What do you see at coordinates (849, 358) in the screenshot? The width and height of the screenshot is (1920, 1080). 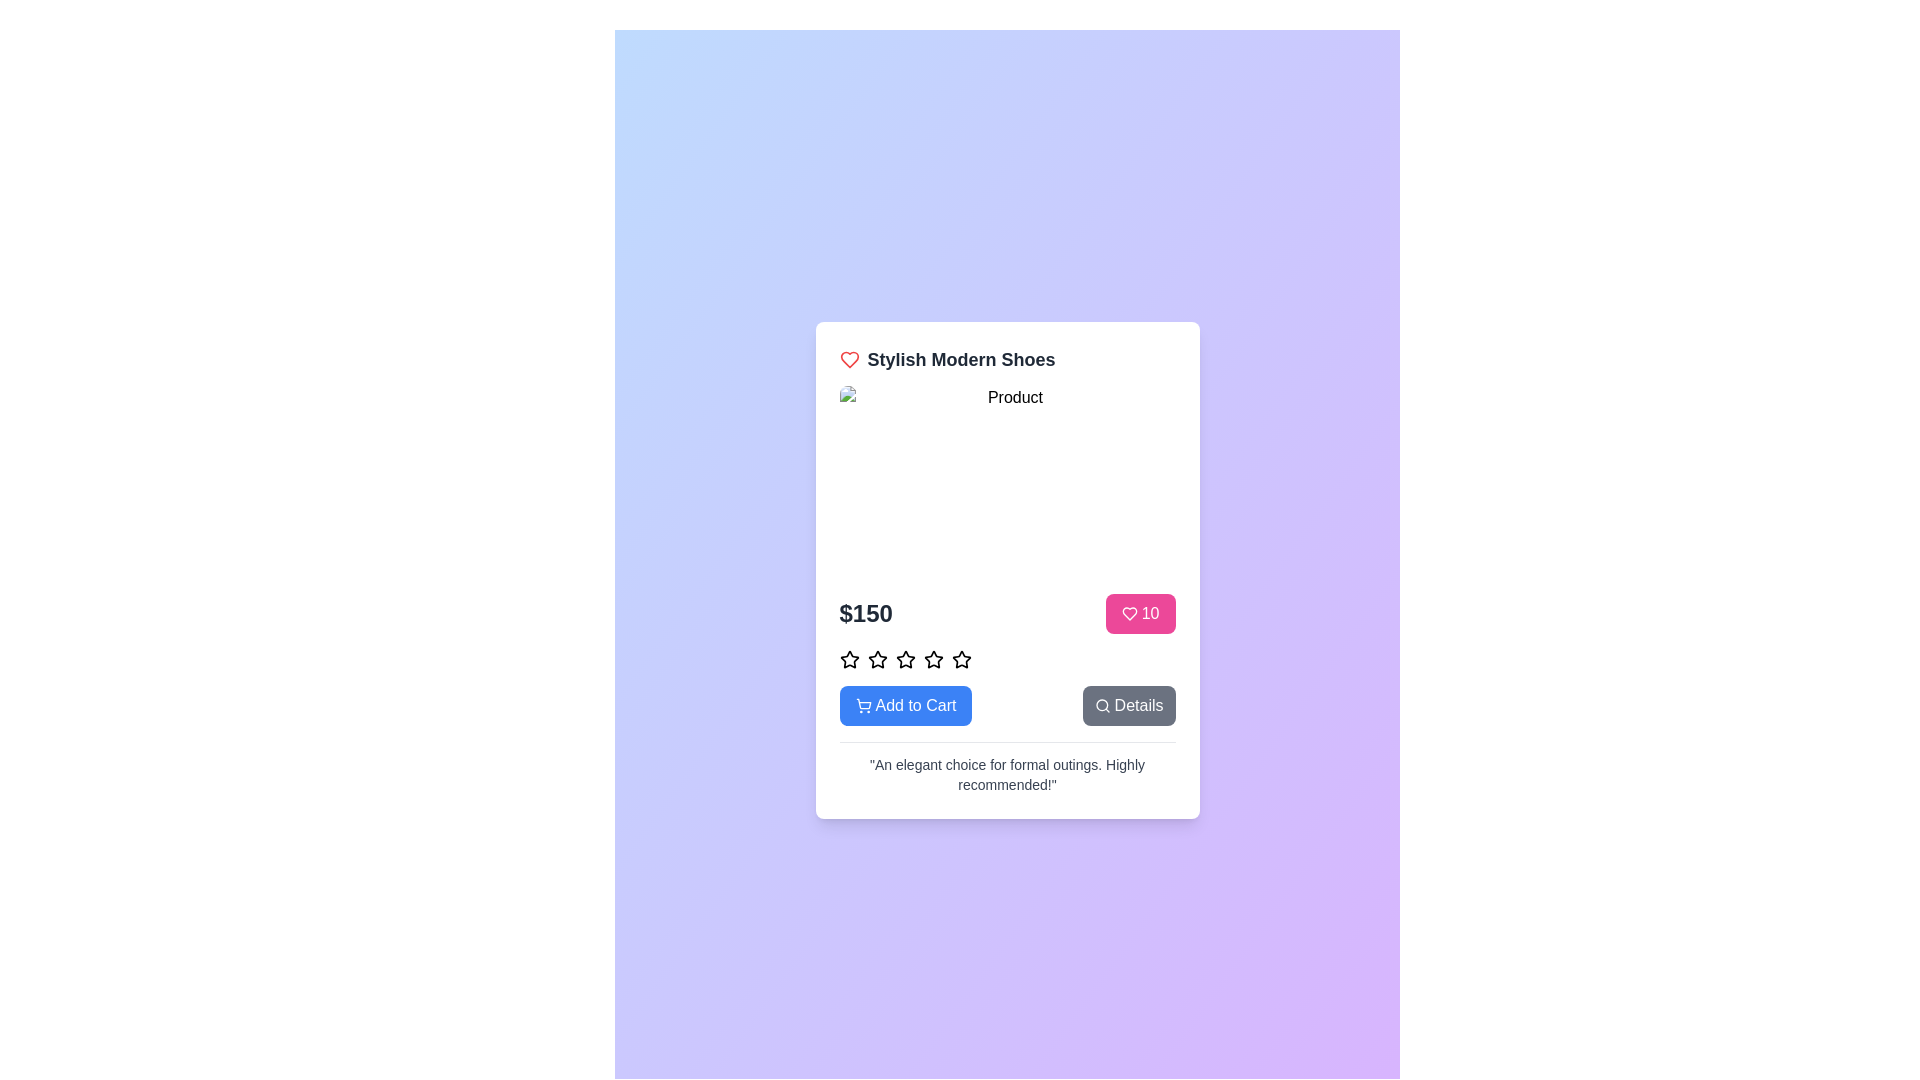 I see `the red heart icon located to the right of the price tag ($150) and aligned with the pink label displaying '10' within the interactive card section` at bounding box center [849, 358].